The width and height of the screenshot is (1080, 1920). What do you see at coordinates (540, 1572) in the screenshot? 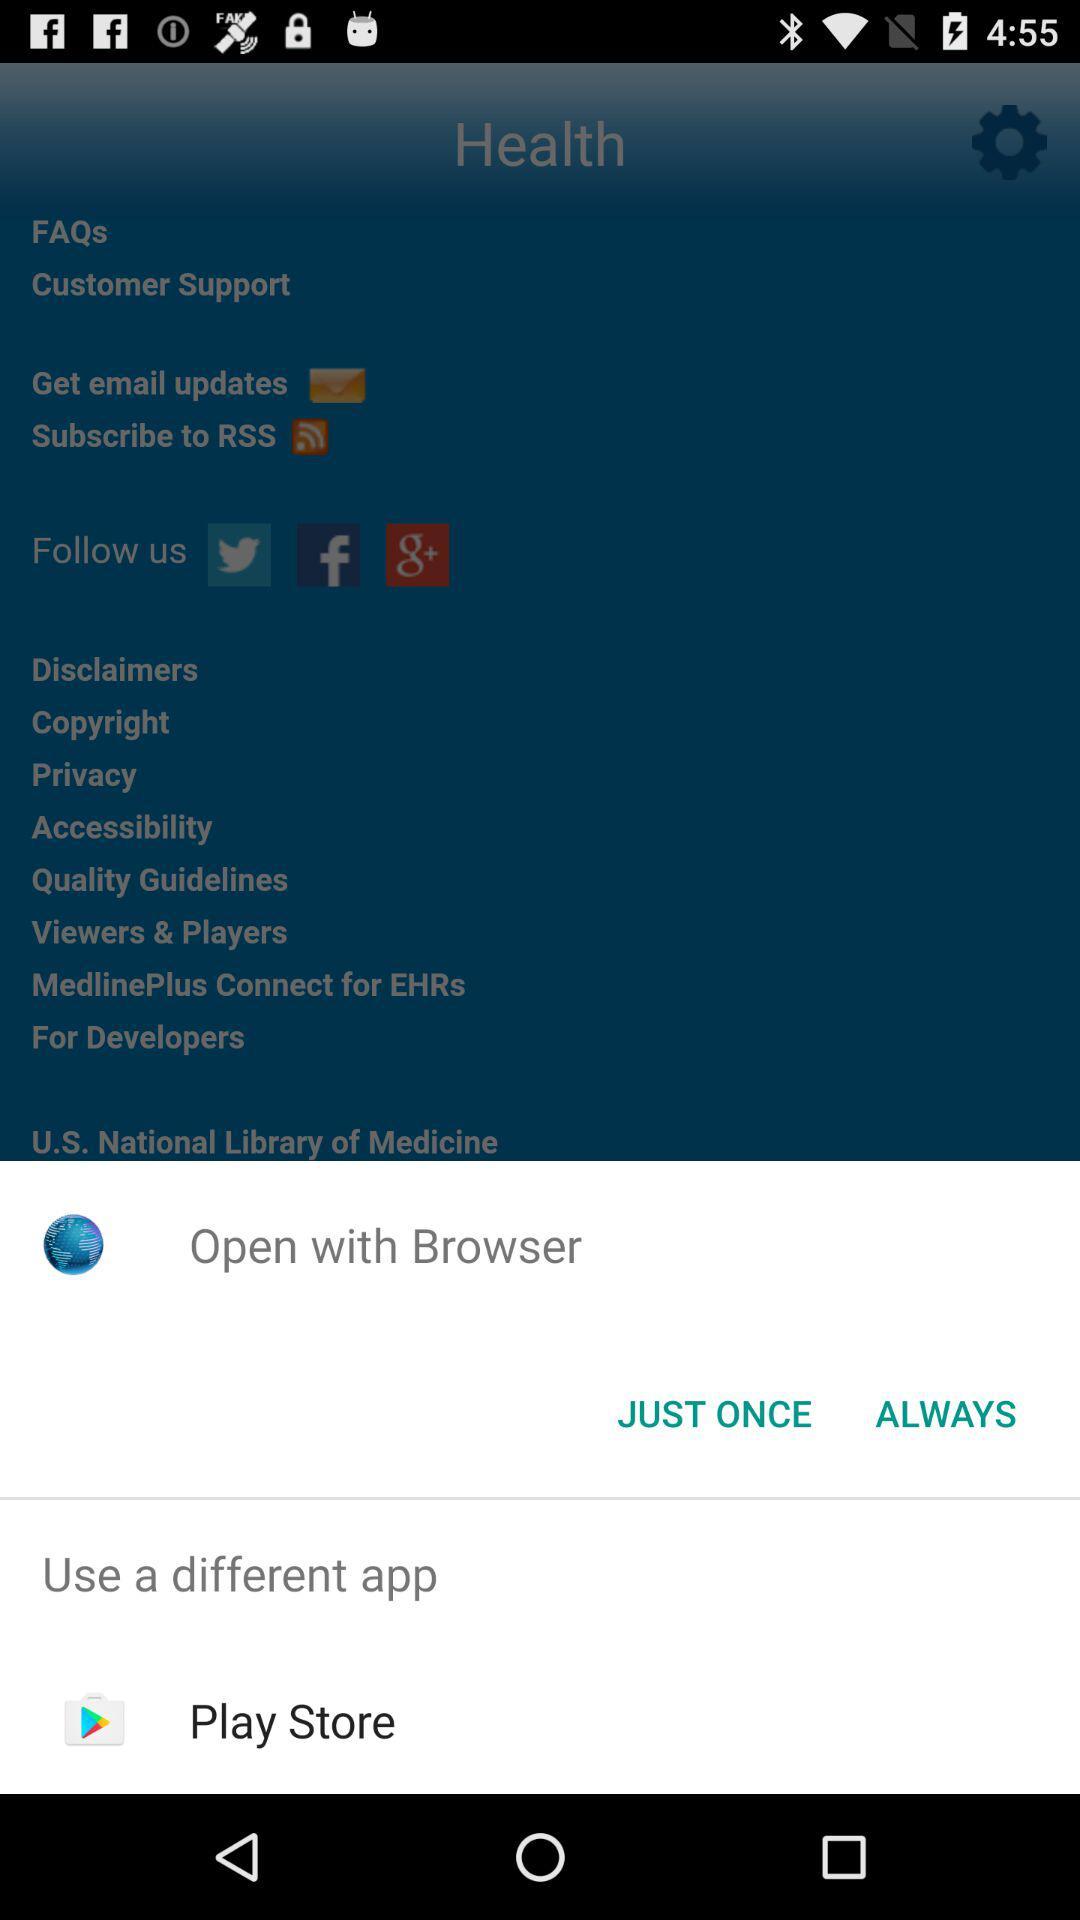
I see `the item above the play store` at bounding box center [540, 1572].